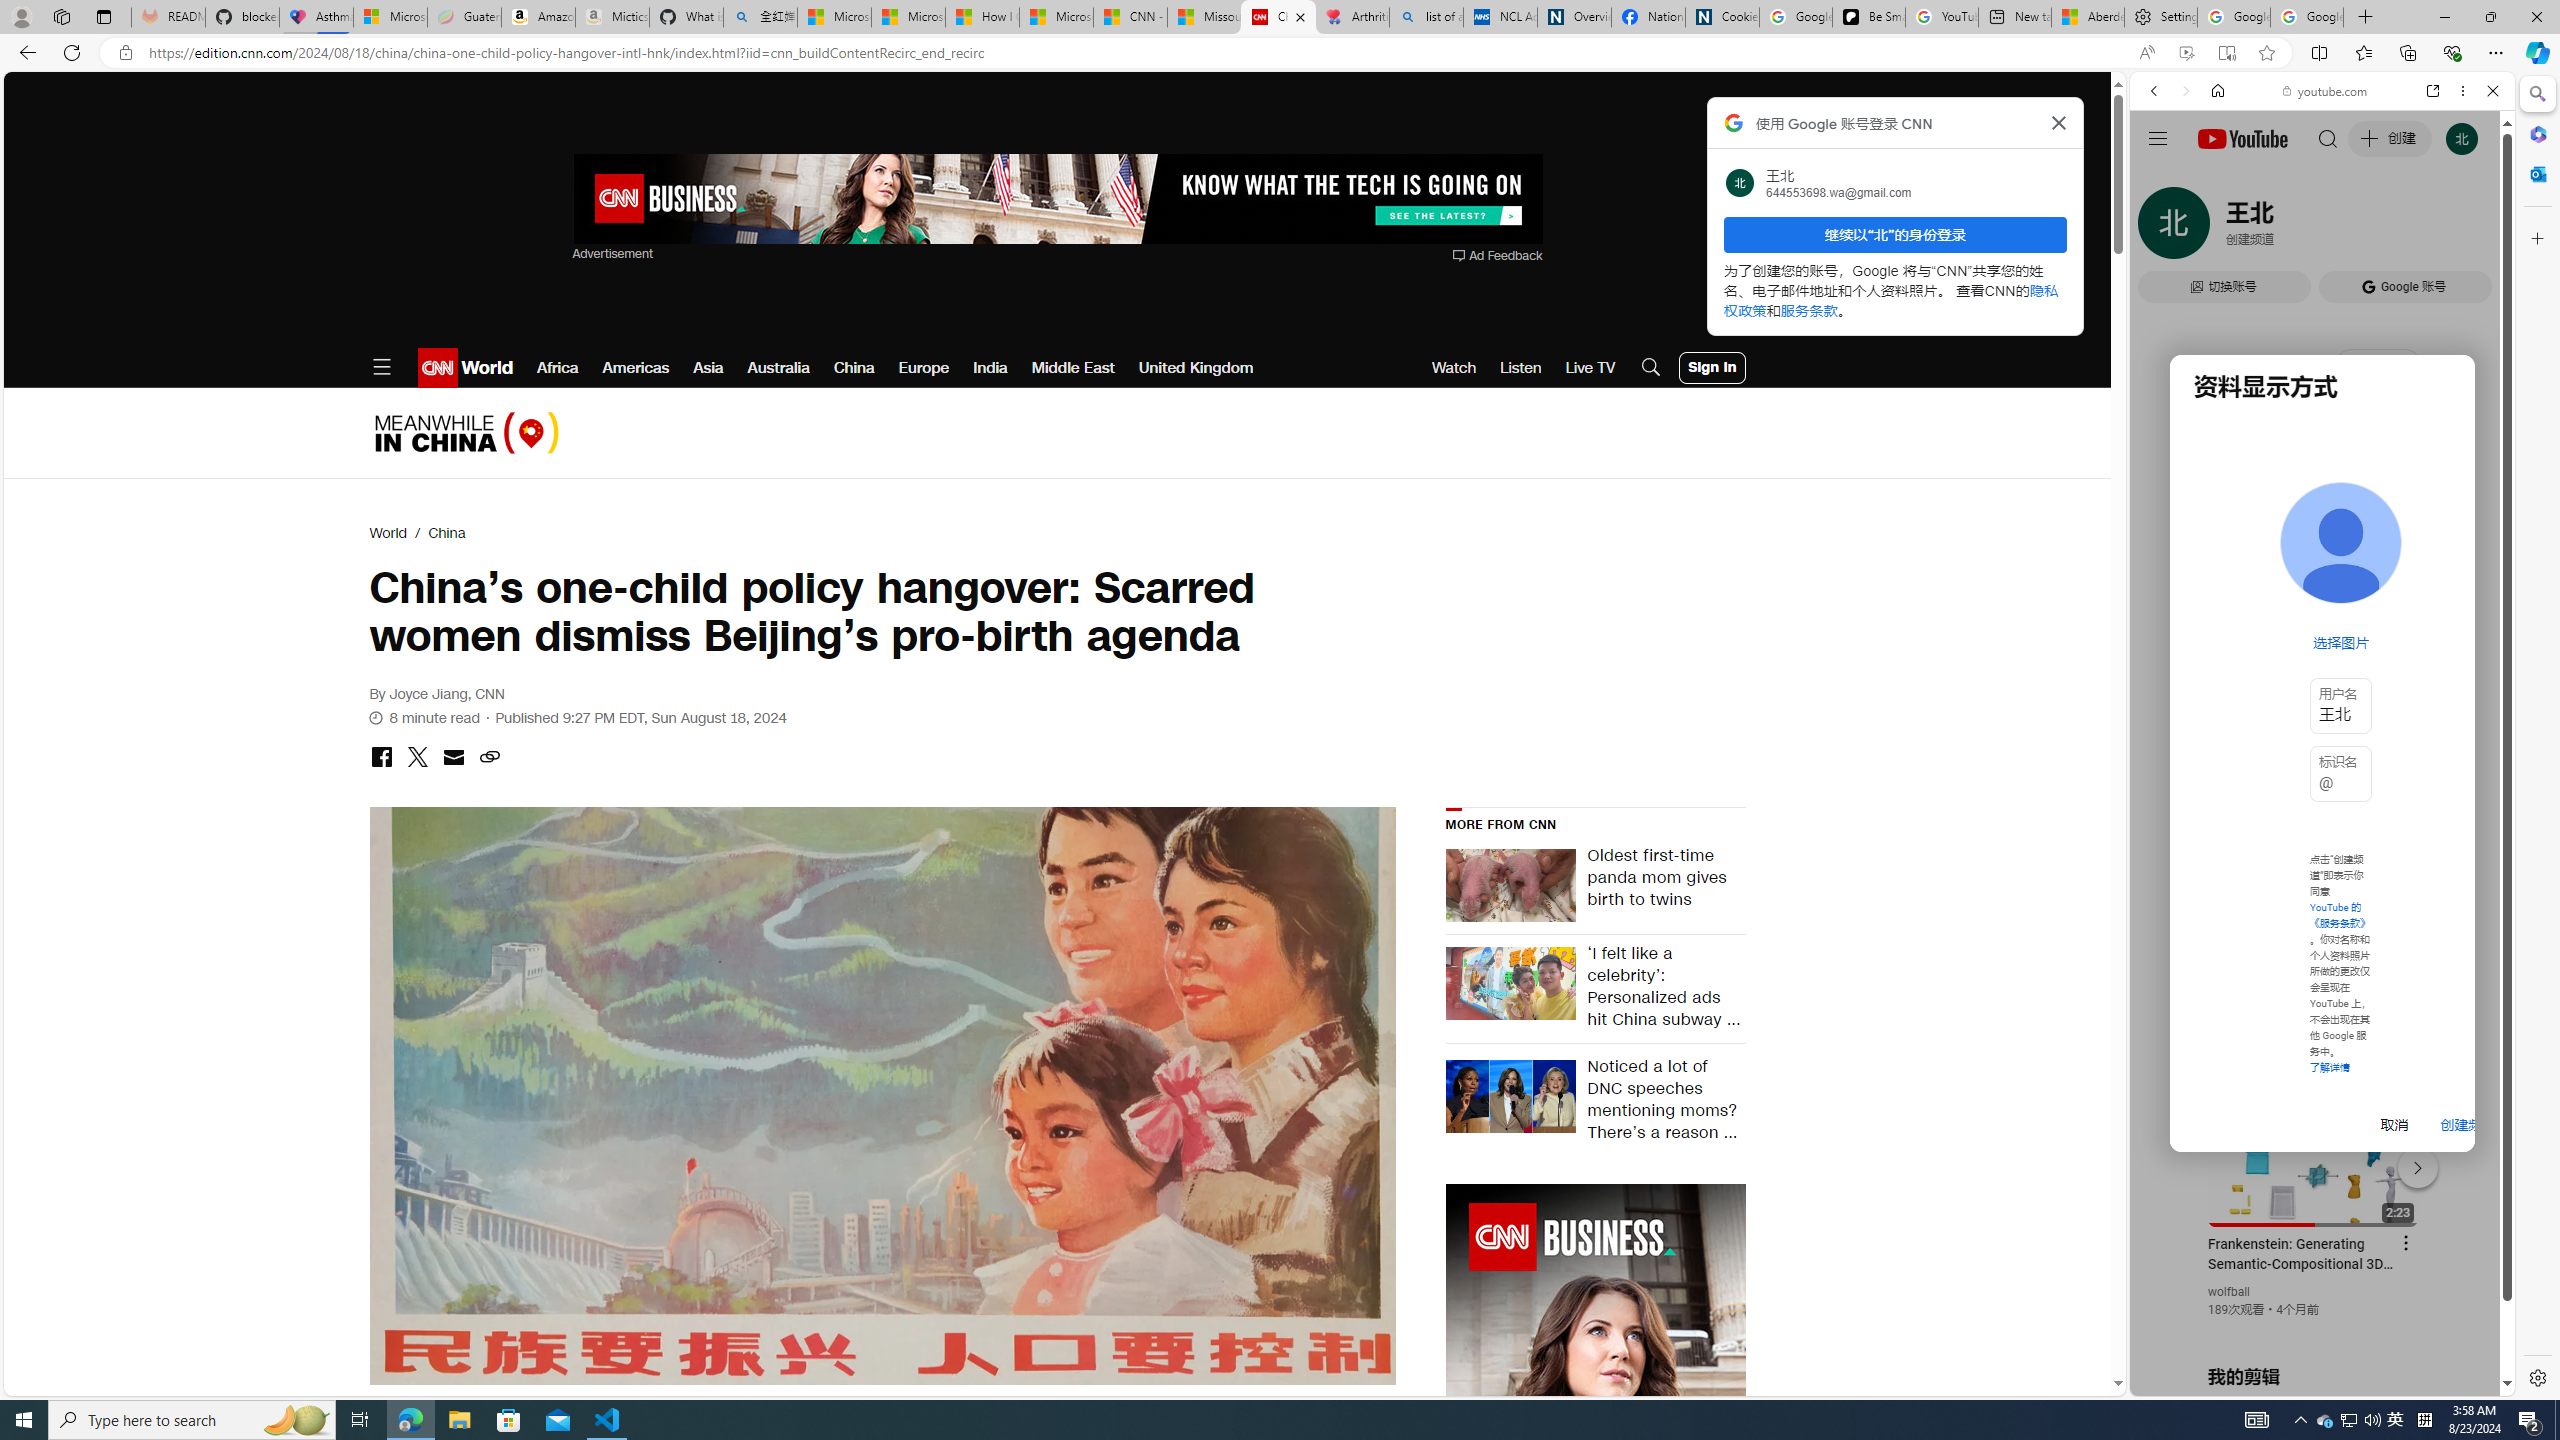  What do you see at coordinates (982, 16) in the screenshot?
I see `'How I Got Rid of Microsoft Edge'` at bounding box center [982, 16].